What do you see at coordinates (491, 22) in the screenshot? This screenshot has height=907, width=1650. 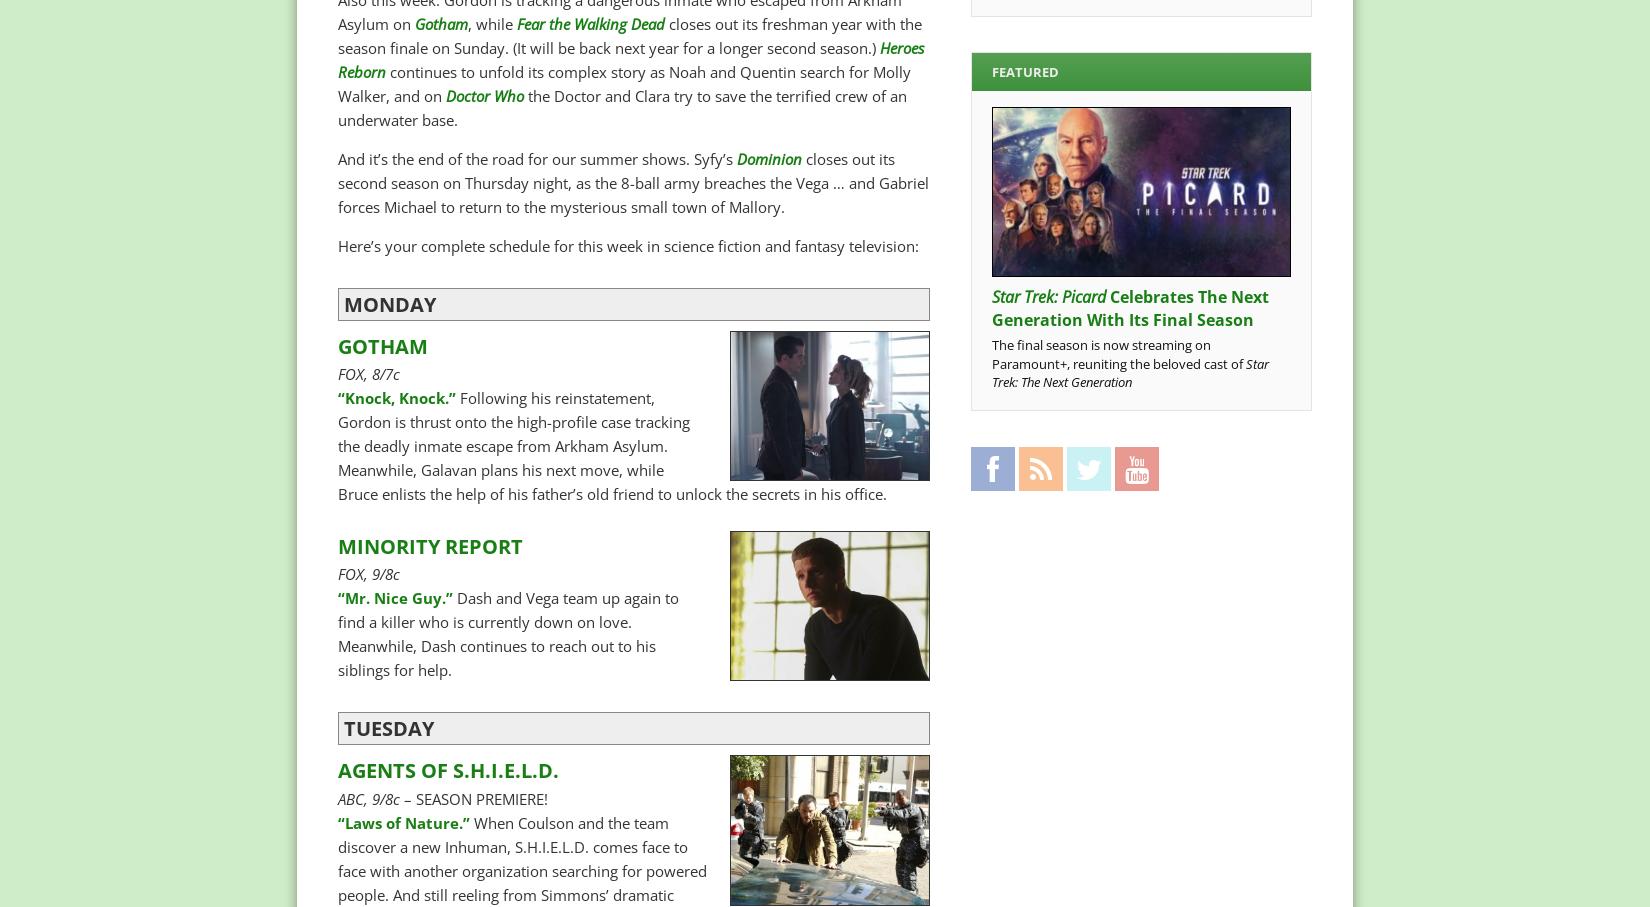 I see `', while'` at bounding box center [491, 22].